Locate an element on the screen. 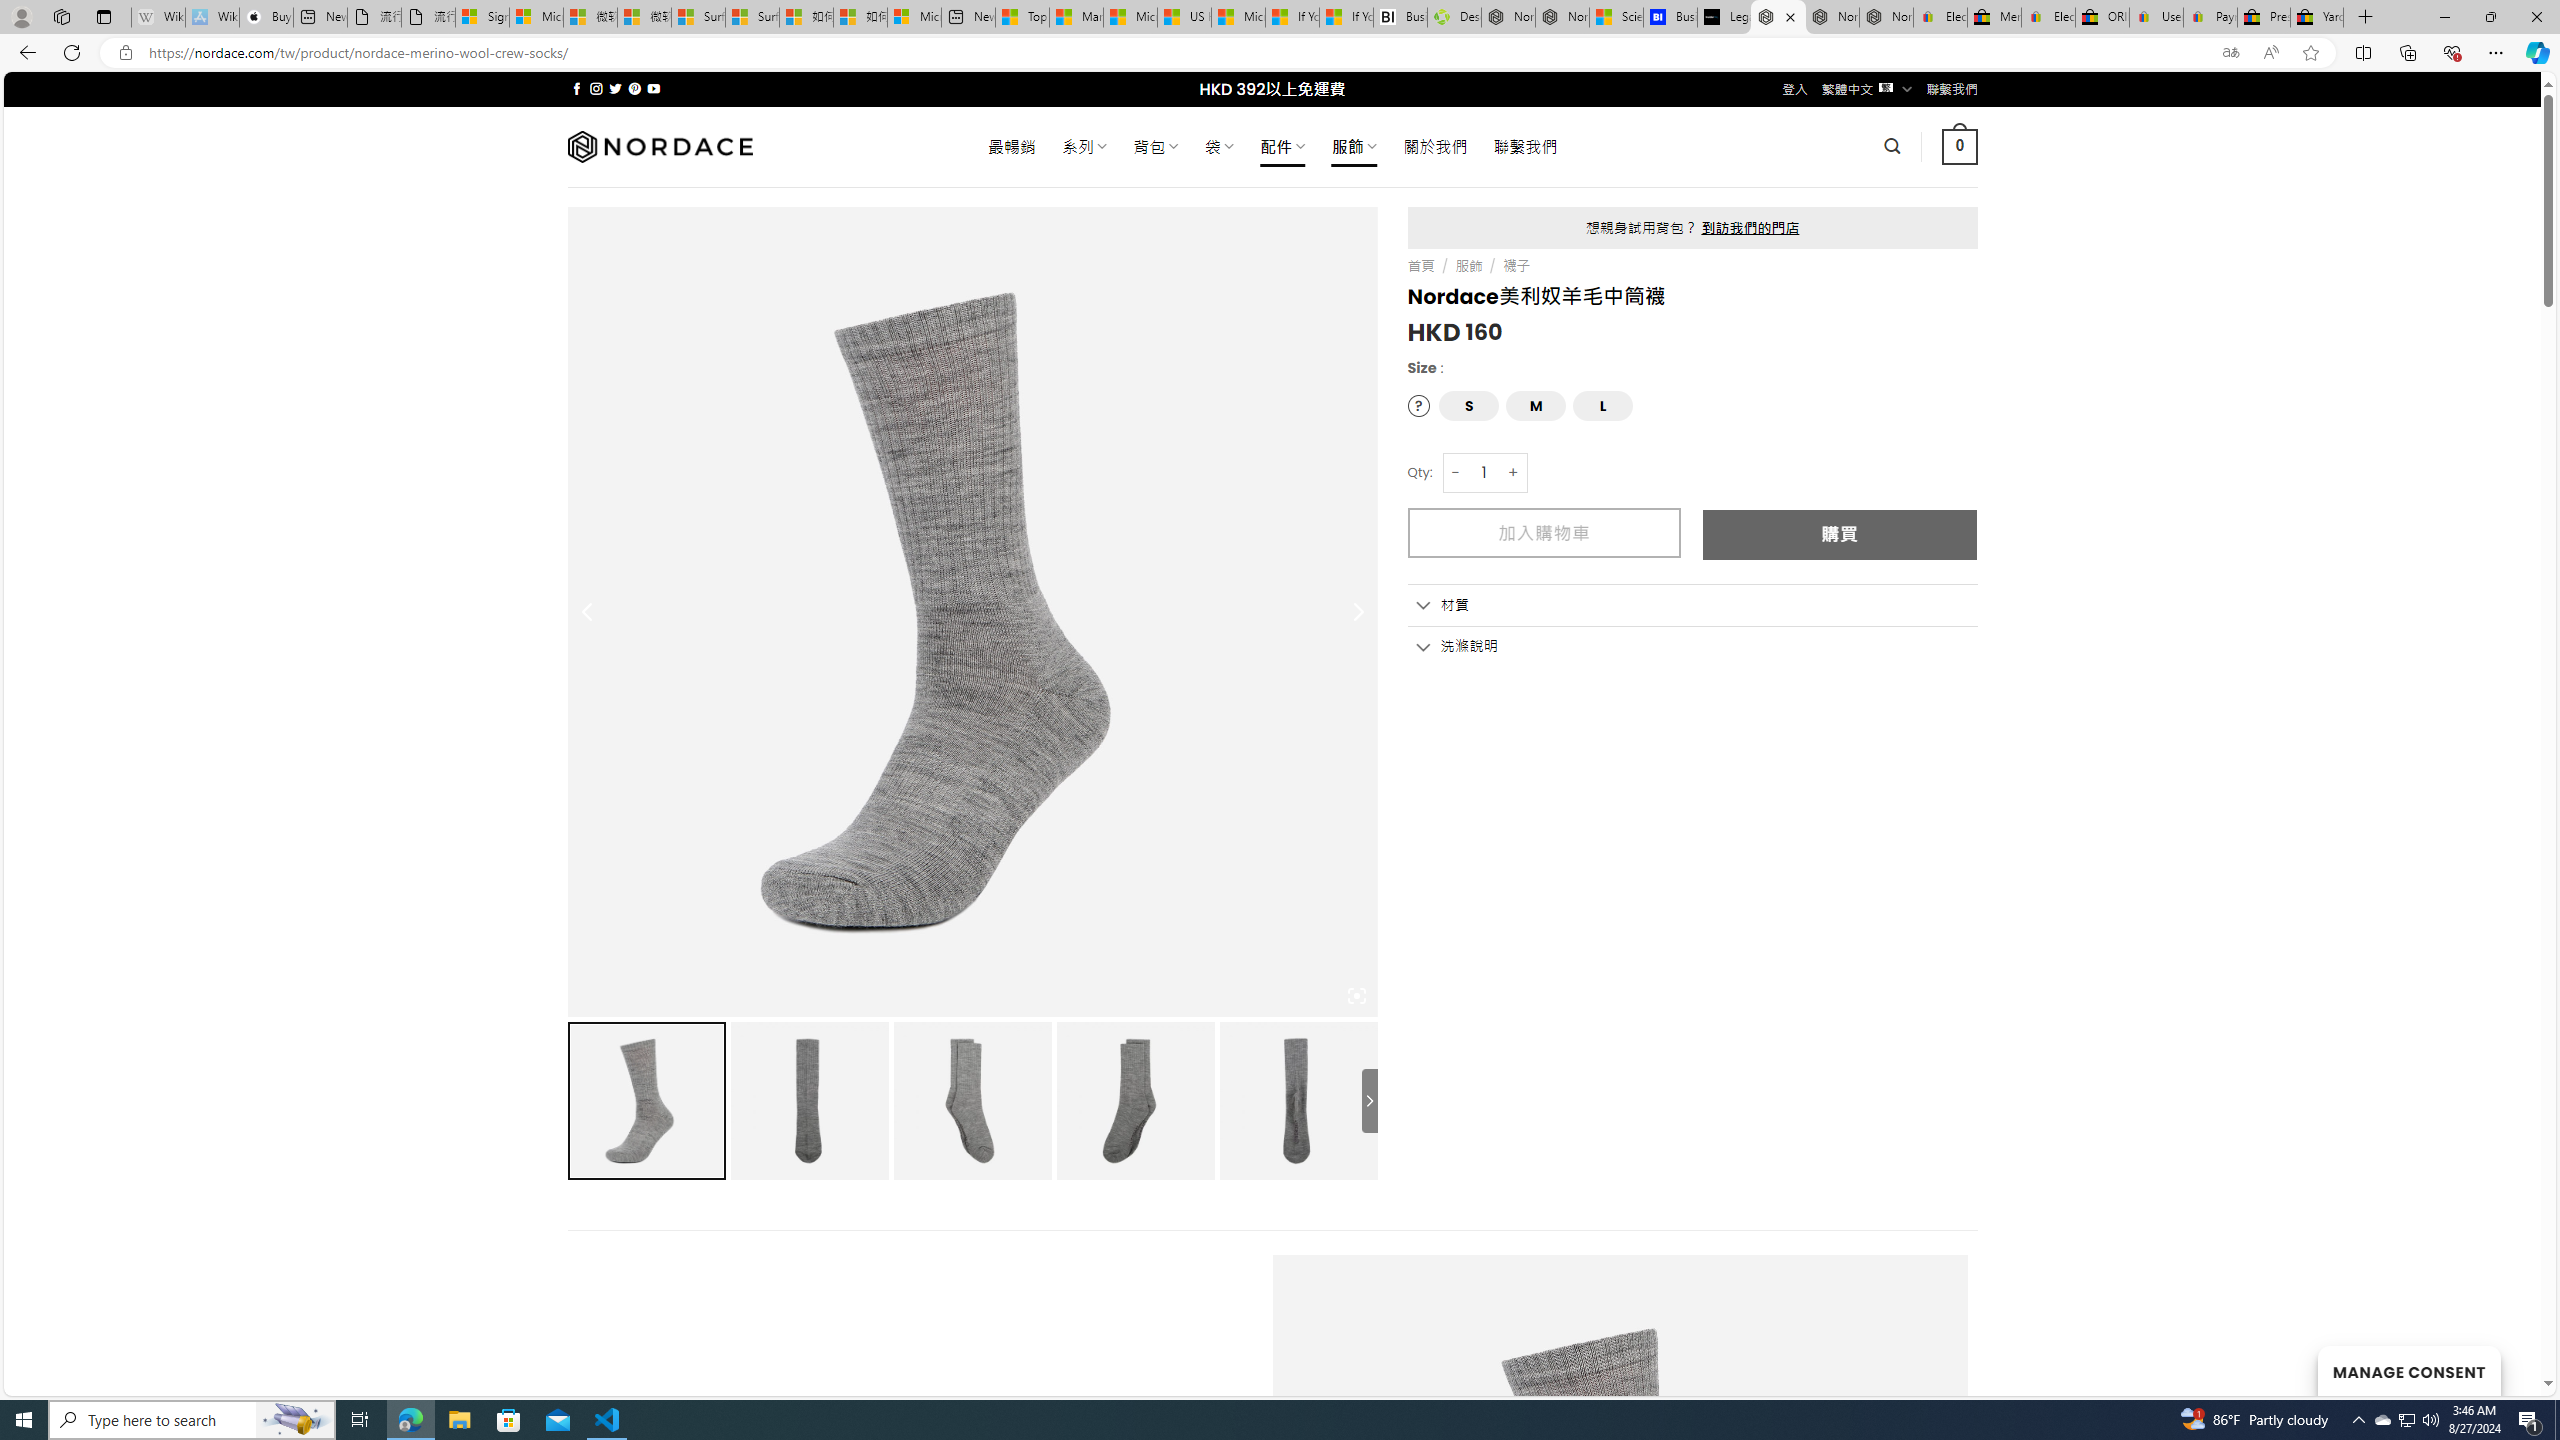  'Follow on YouTube' is located at coordinates (653, 88).